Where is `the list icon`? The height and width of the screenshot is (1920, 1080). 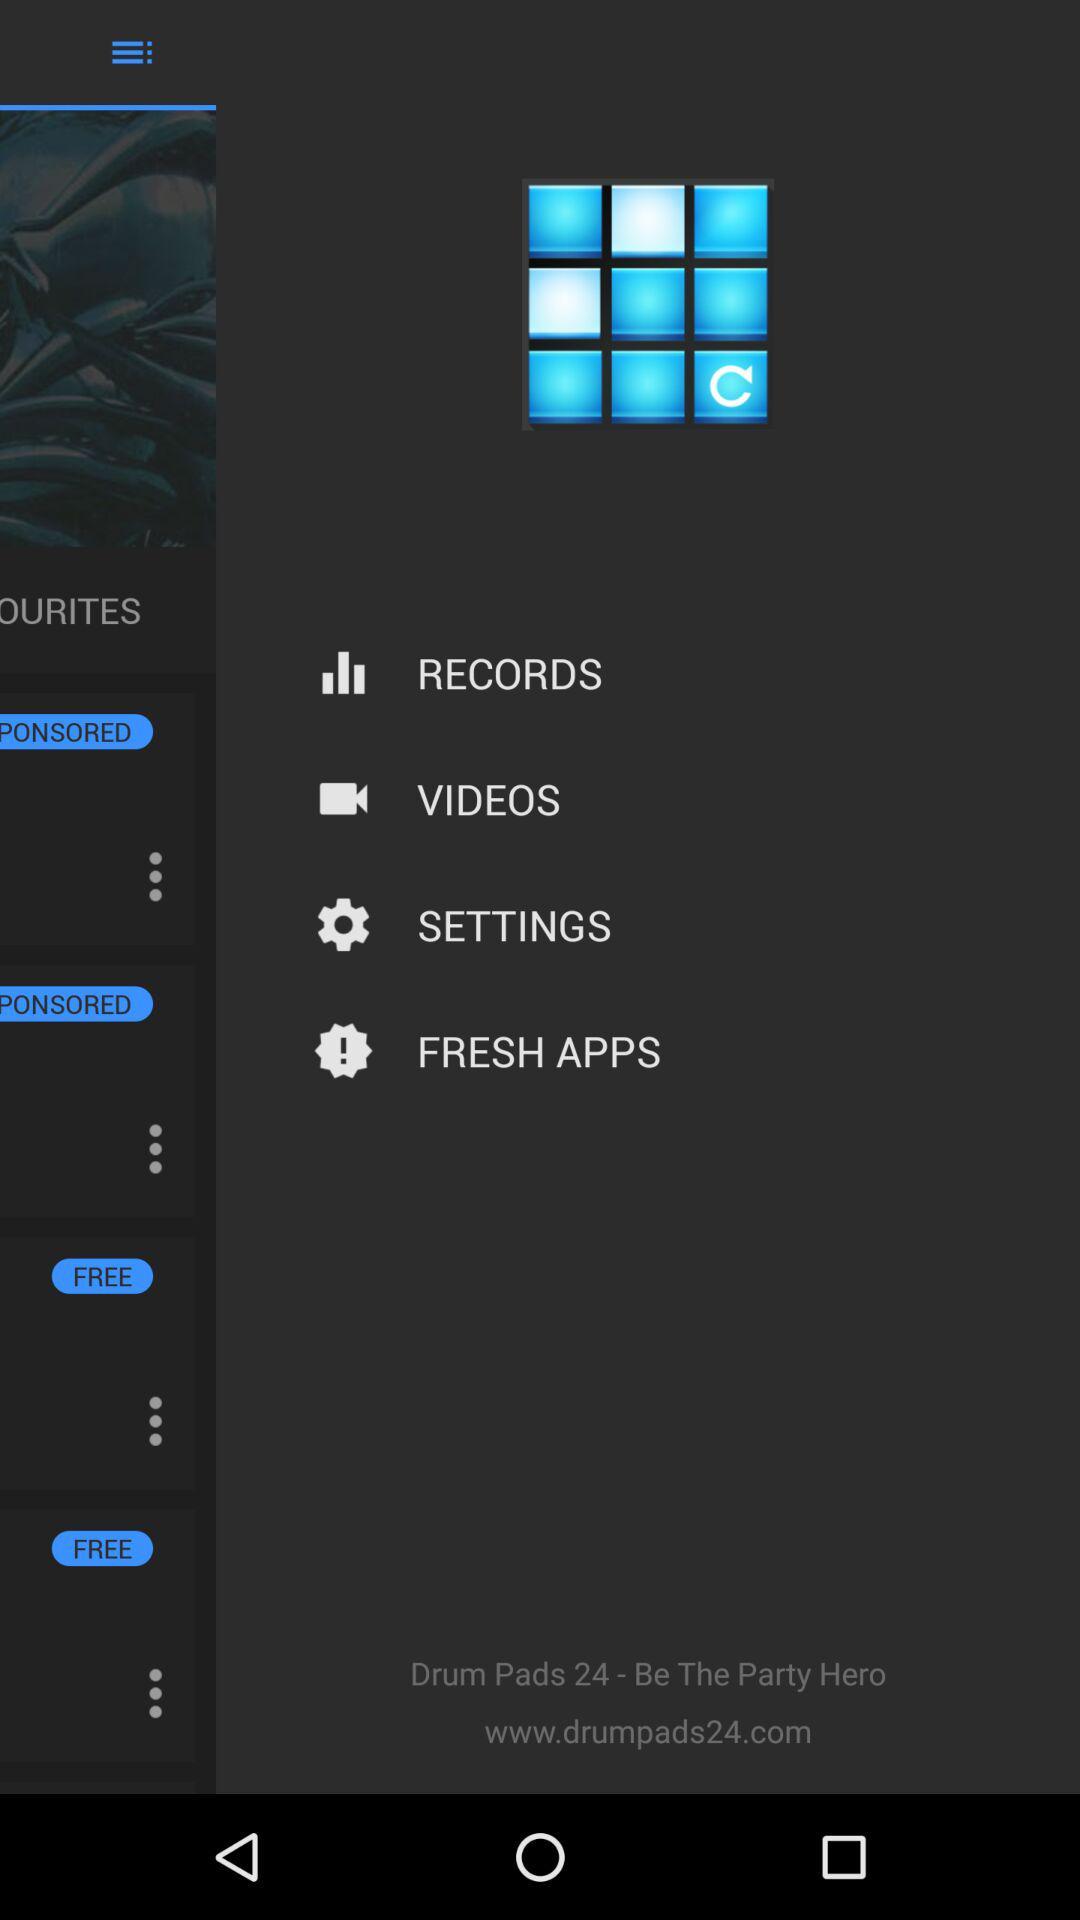
the list icon is located at coordinates (131, 56).